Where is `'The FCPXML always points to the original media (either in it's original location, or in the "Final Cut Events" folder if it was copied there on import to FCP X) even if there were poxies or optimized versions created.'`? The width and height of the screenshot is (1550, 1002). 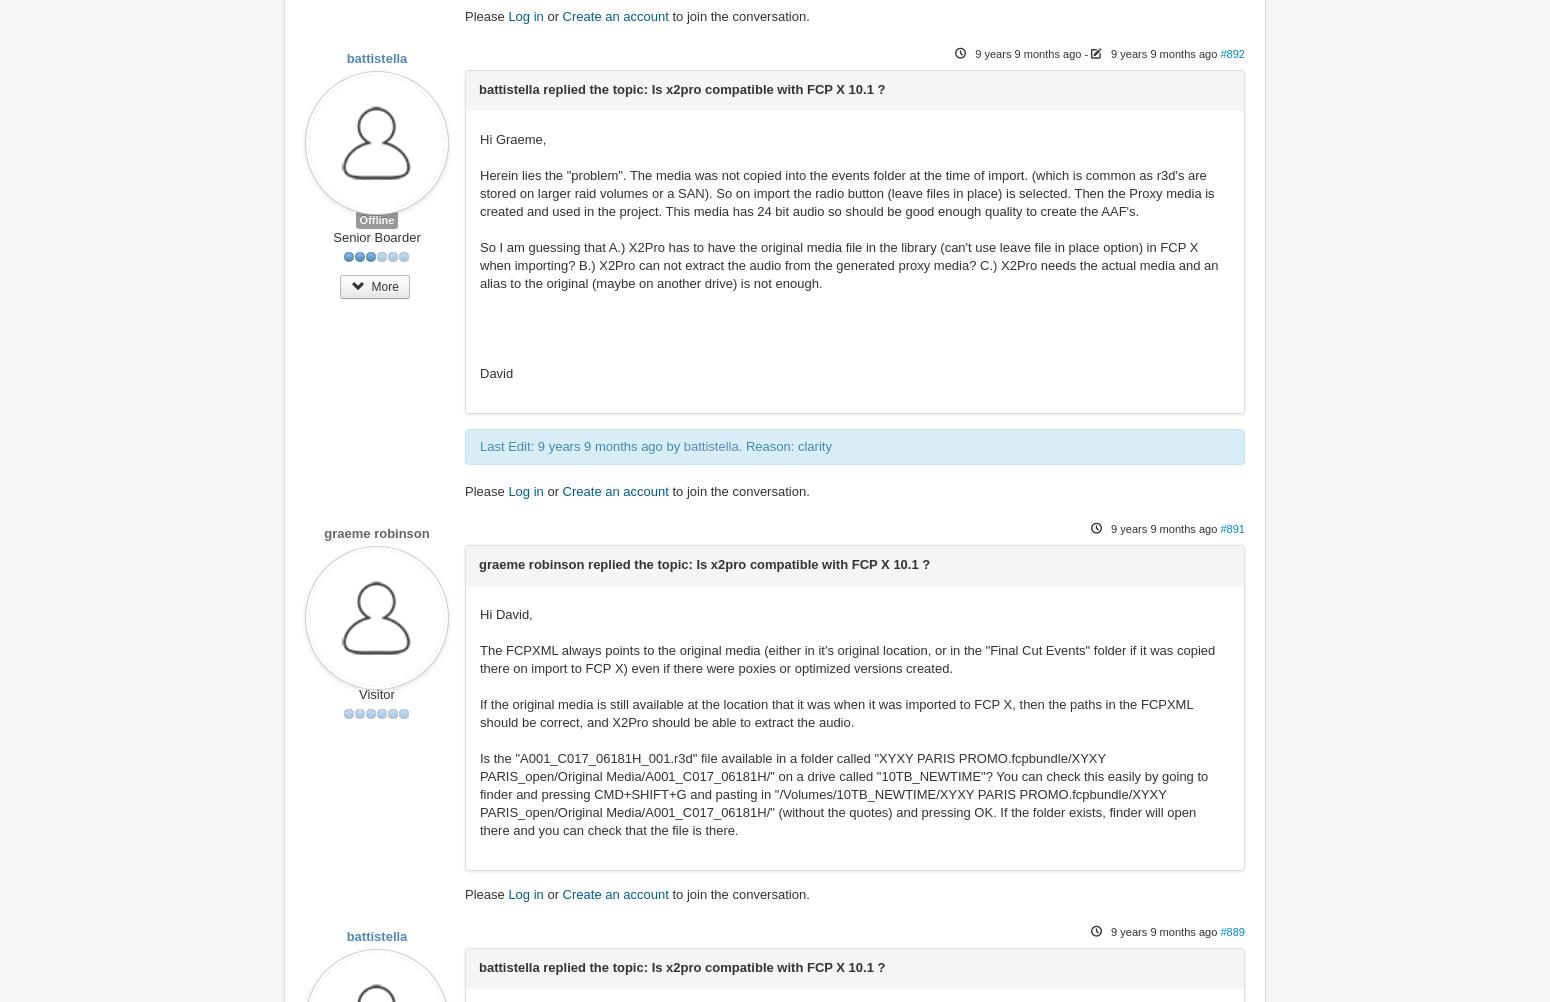
'The FCPXML always points to the original media (either in it's original location, or in the "Final Cut Events" folder if it was copied there on import to FCP X) even if there were poxies or optimized versions created.' is located at coordinates (846, 658).